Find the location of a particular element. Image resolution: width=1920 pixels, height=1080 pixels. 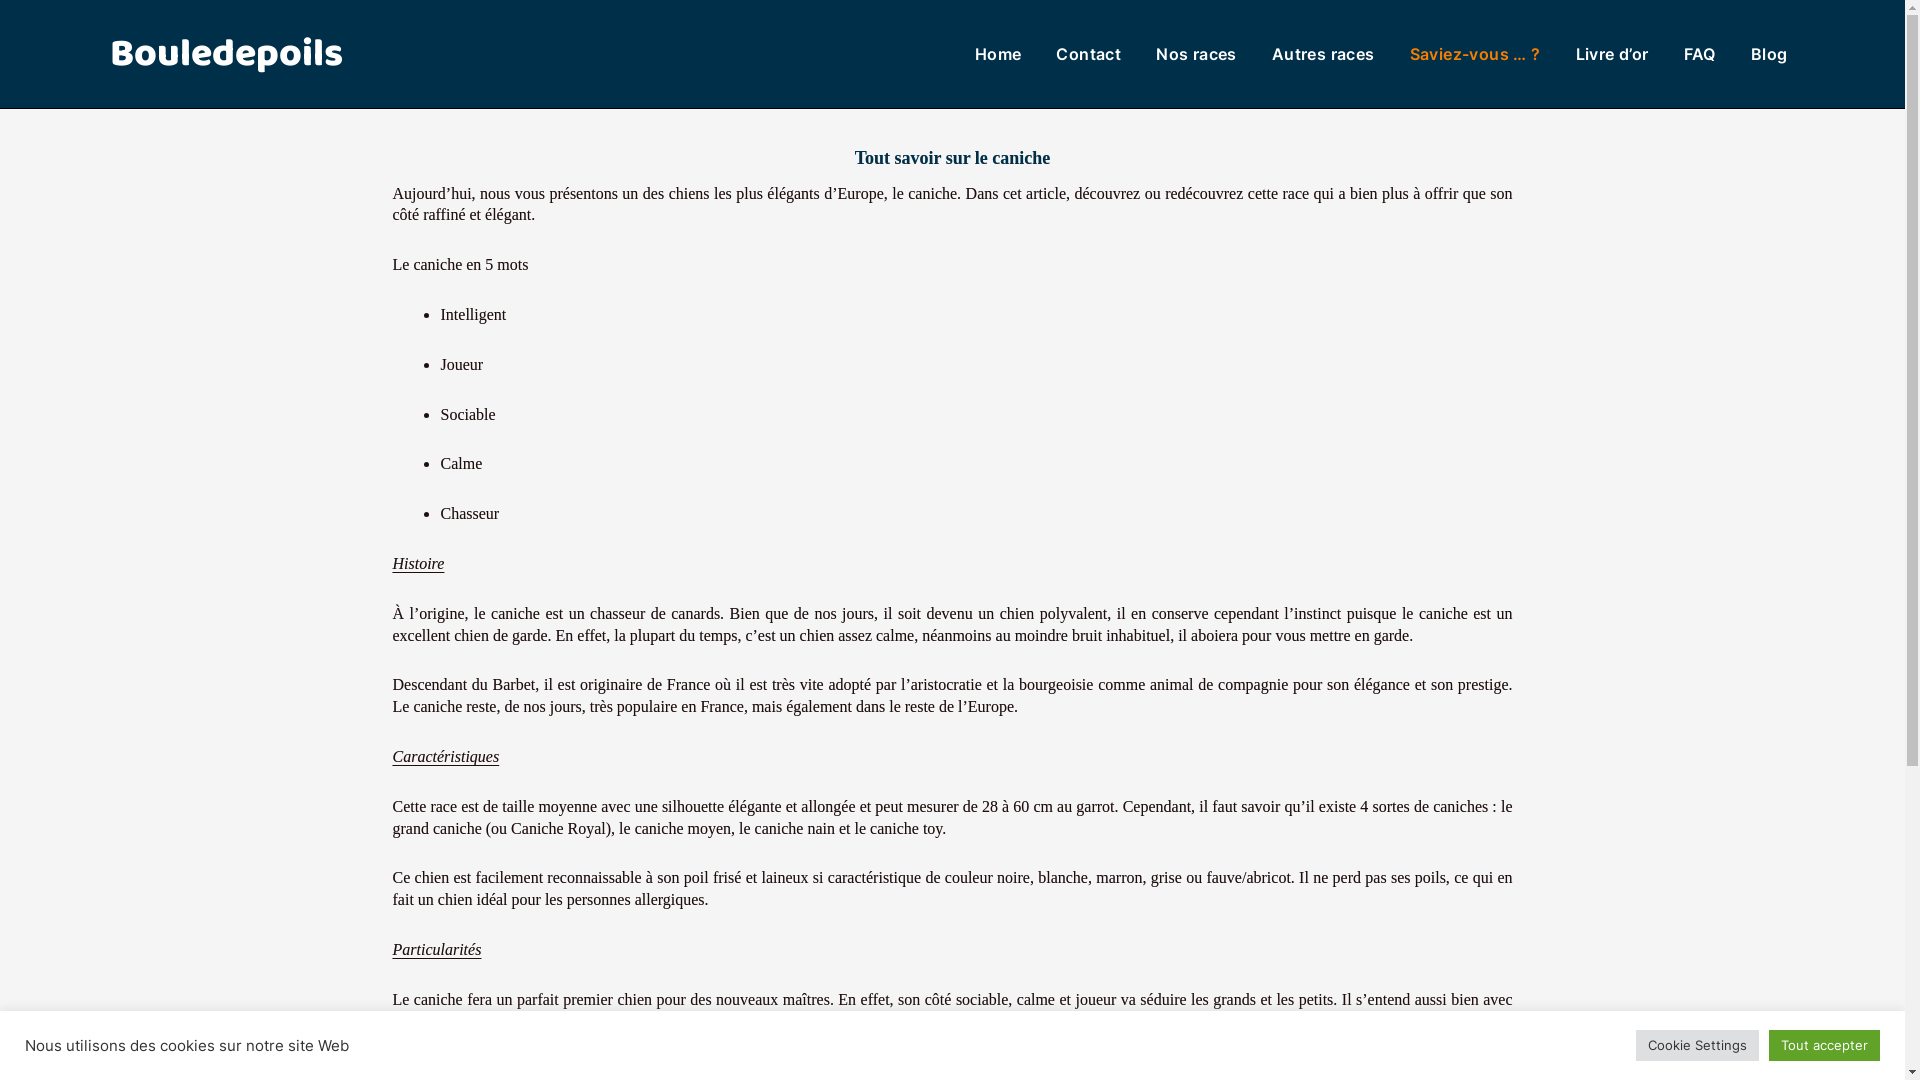

'Blog' is located at coordinates (1769, 53).